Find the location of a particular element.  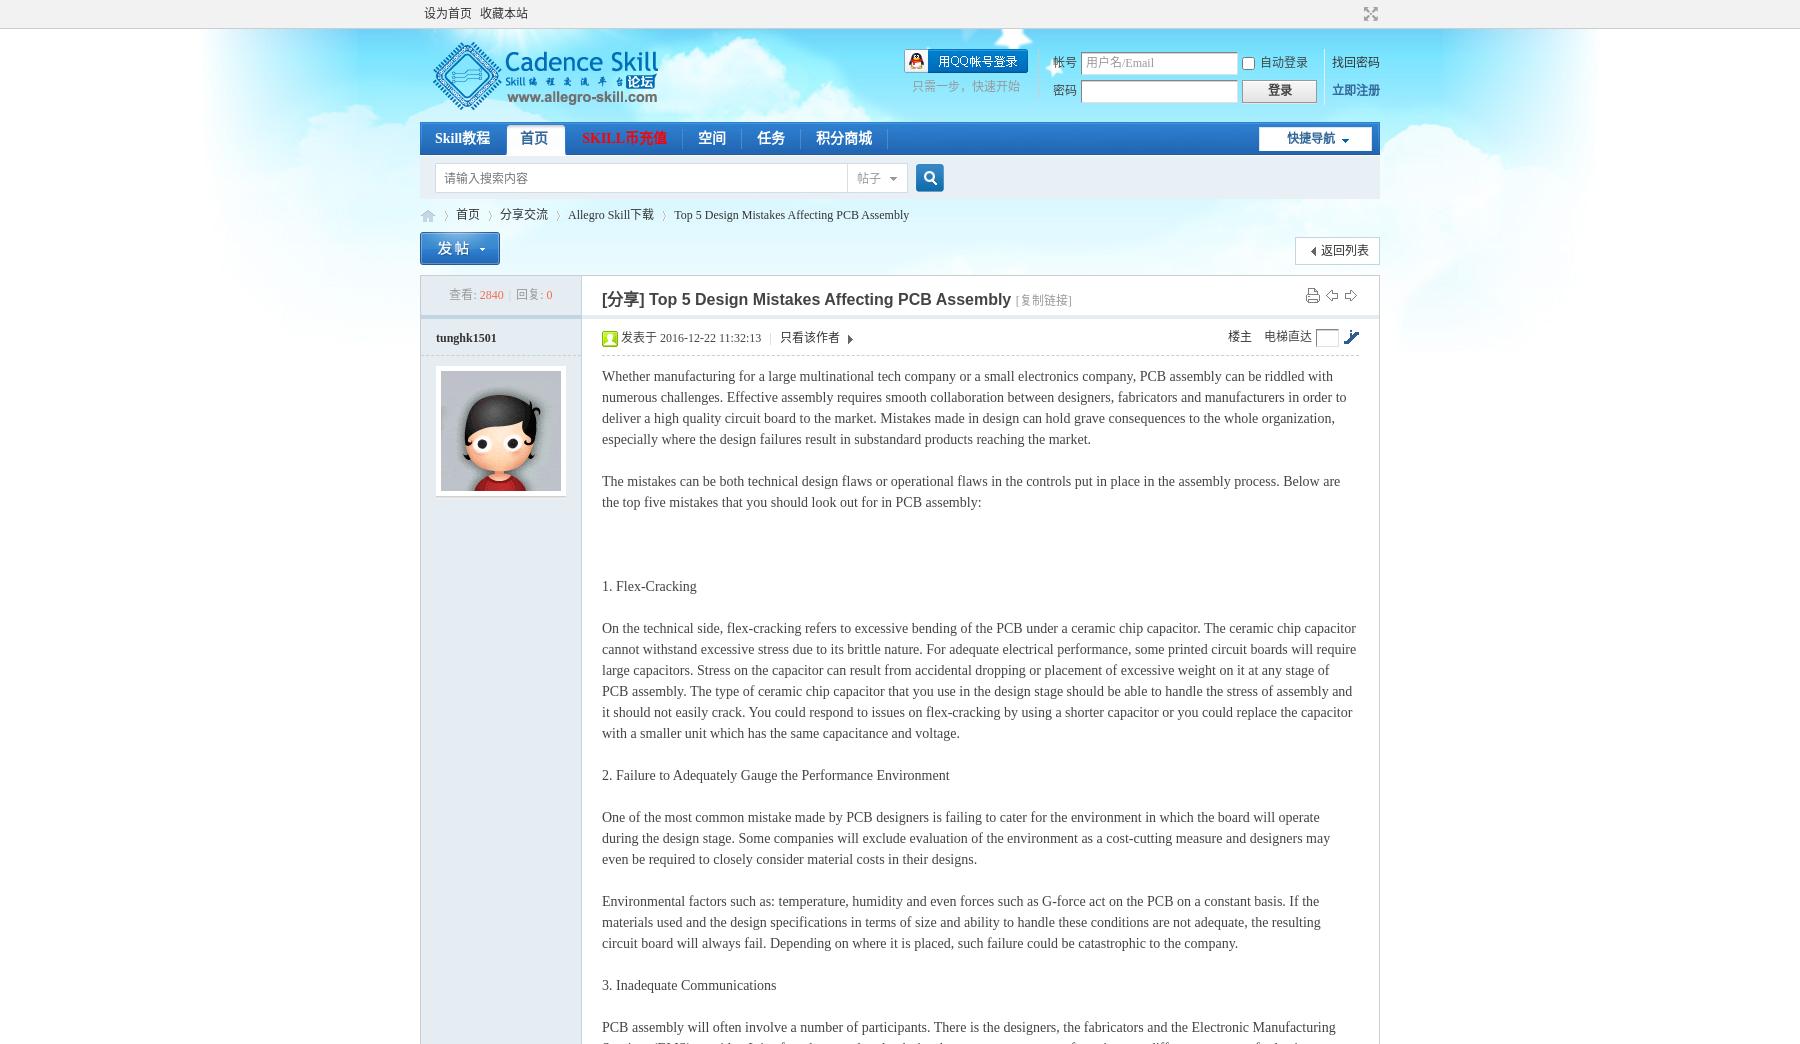

'0' is located at coordinates (548, 294).